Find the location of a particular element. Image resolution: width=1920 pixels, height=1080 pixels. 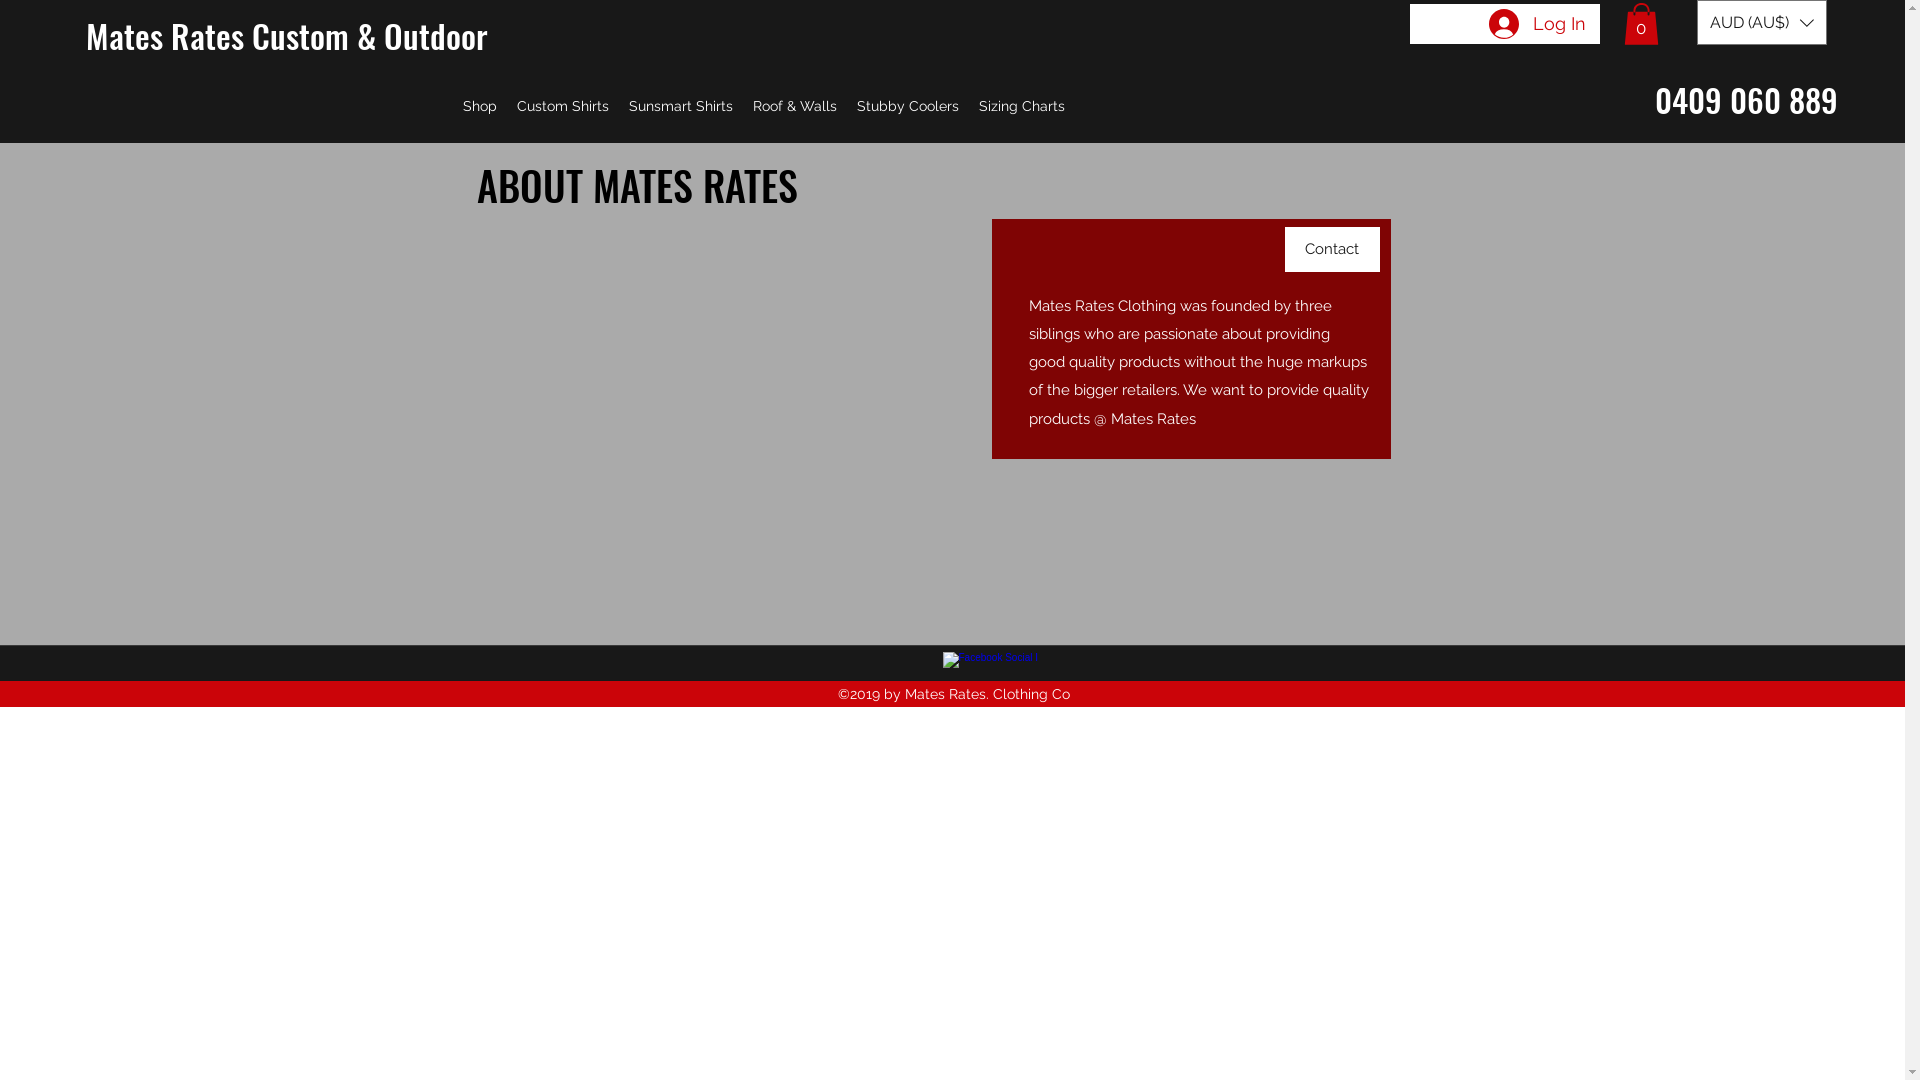

'Custom Shirts' is located at coordinates (561, 105).